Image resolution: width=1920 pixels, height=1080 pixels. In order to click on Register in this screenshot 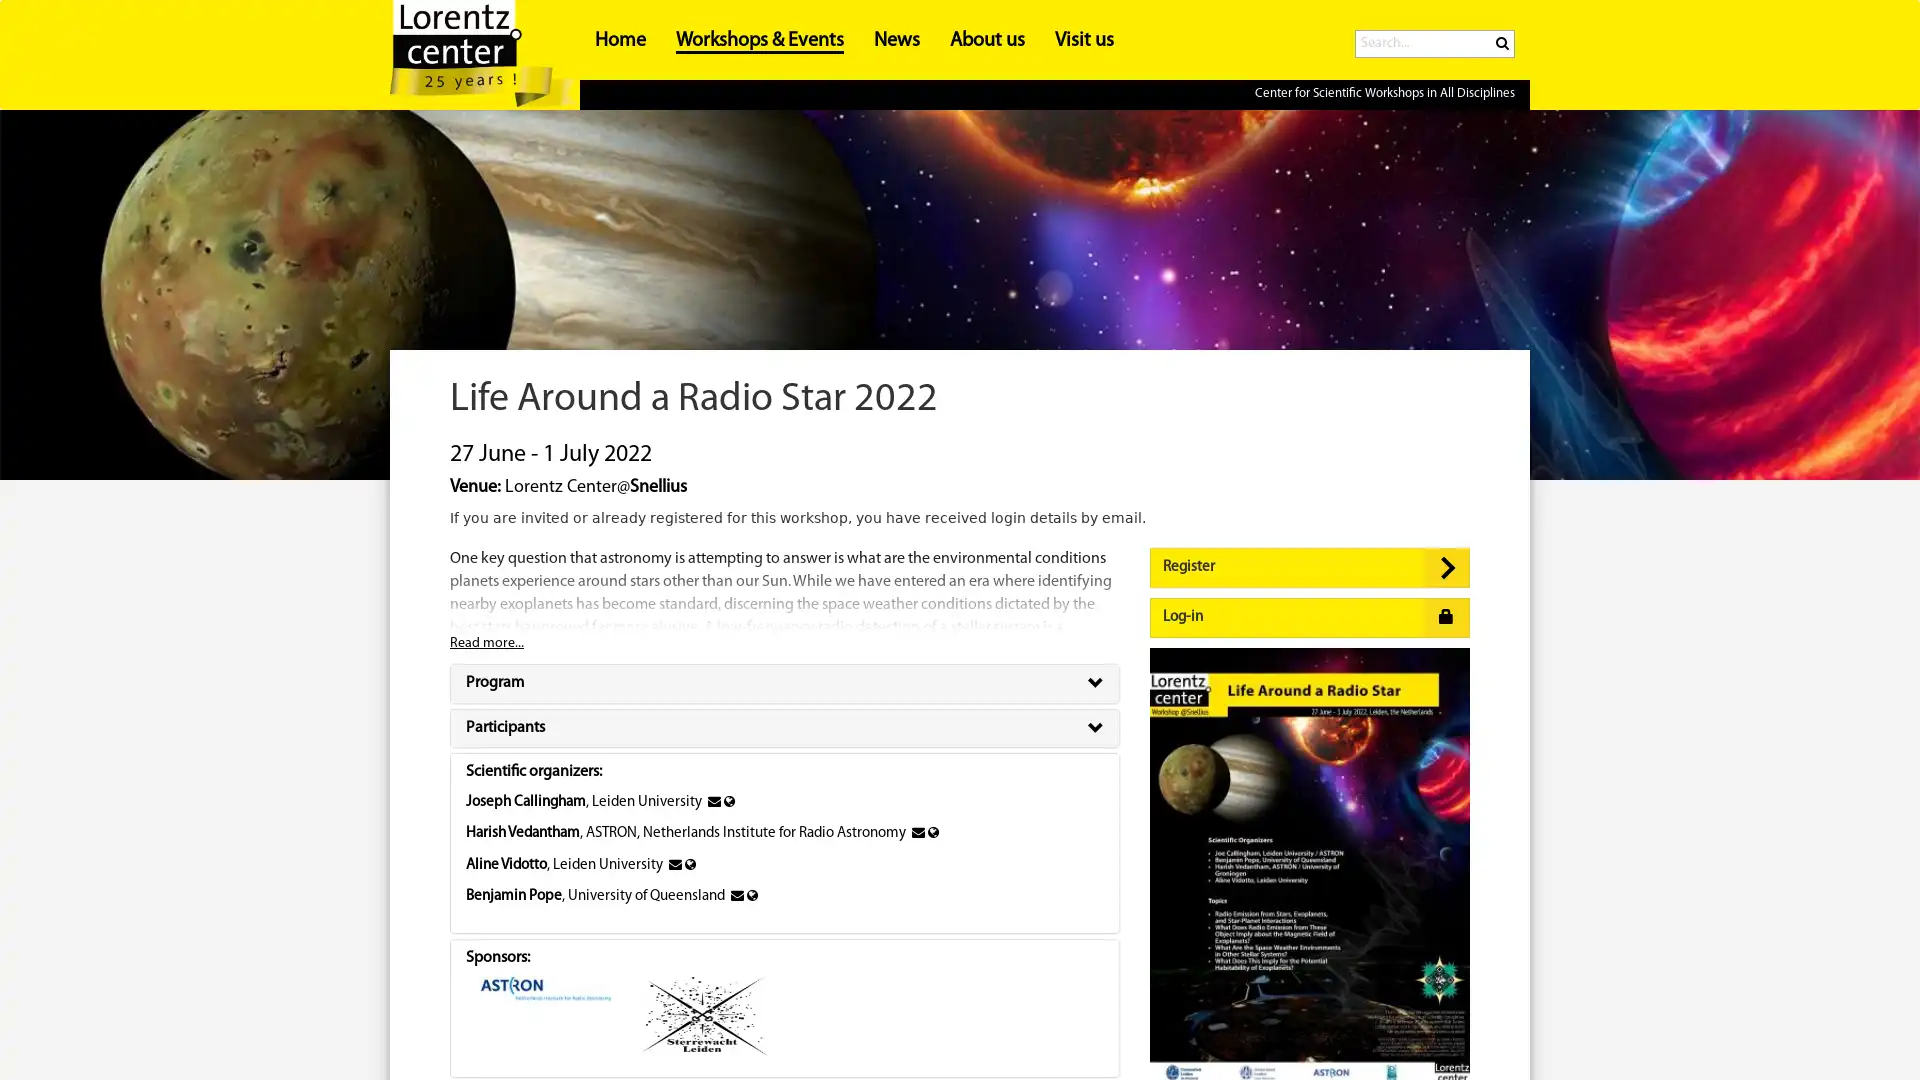, I will do `click(1310, 567)`.